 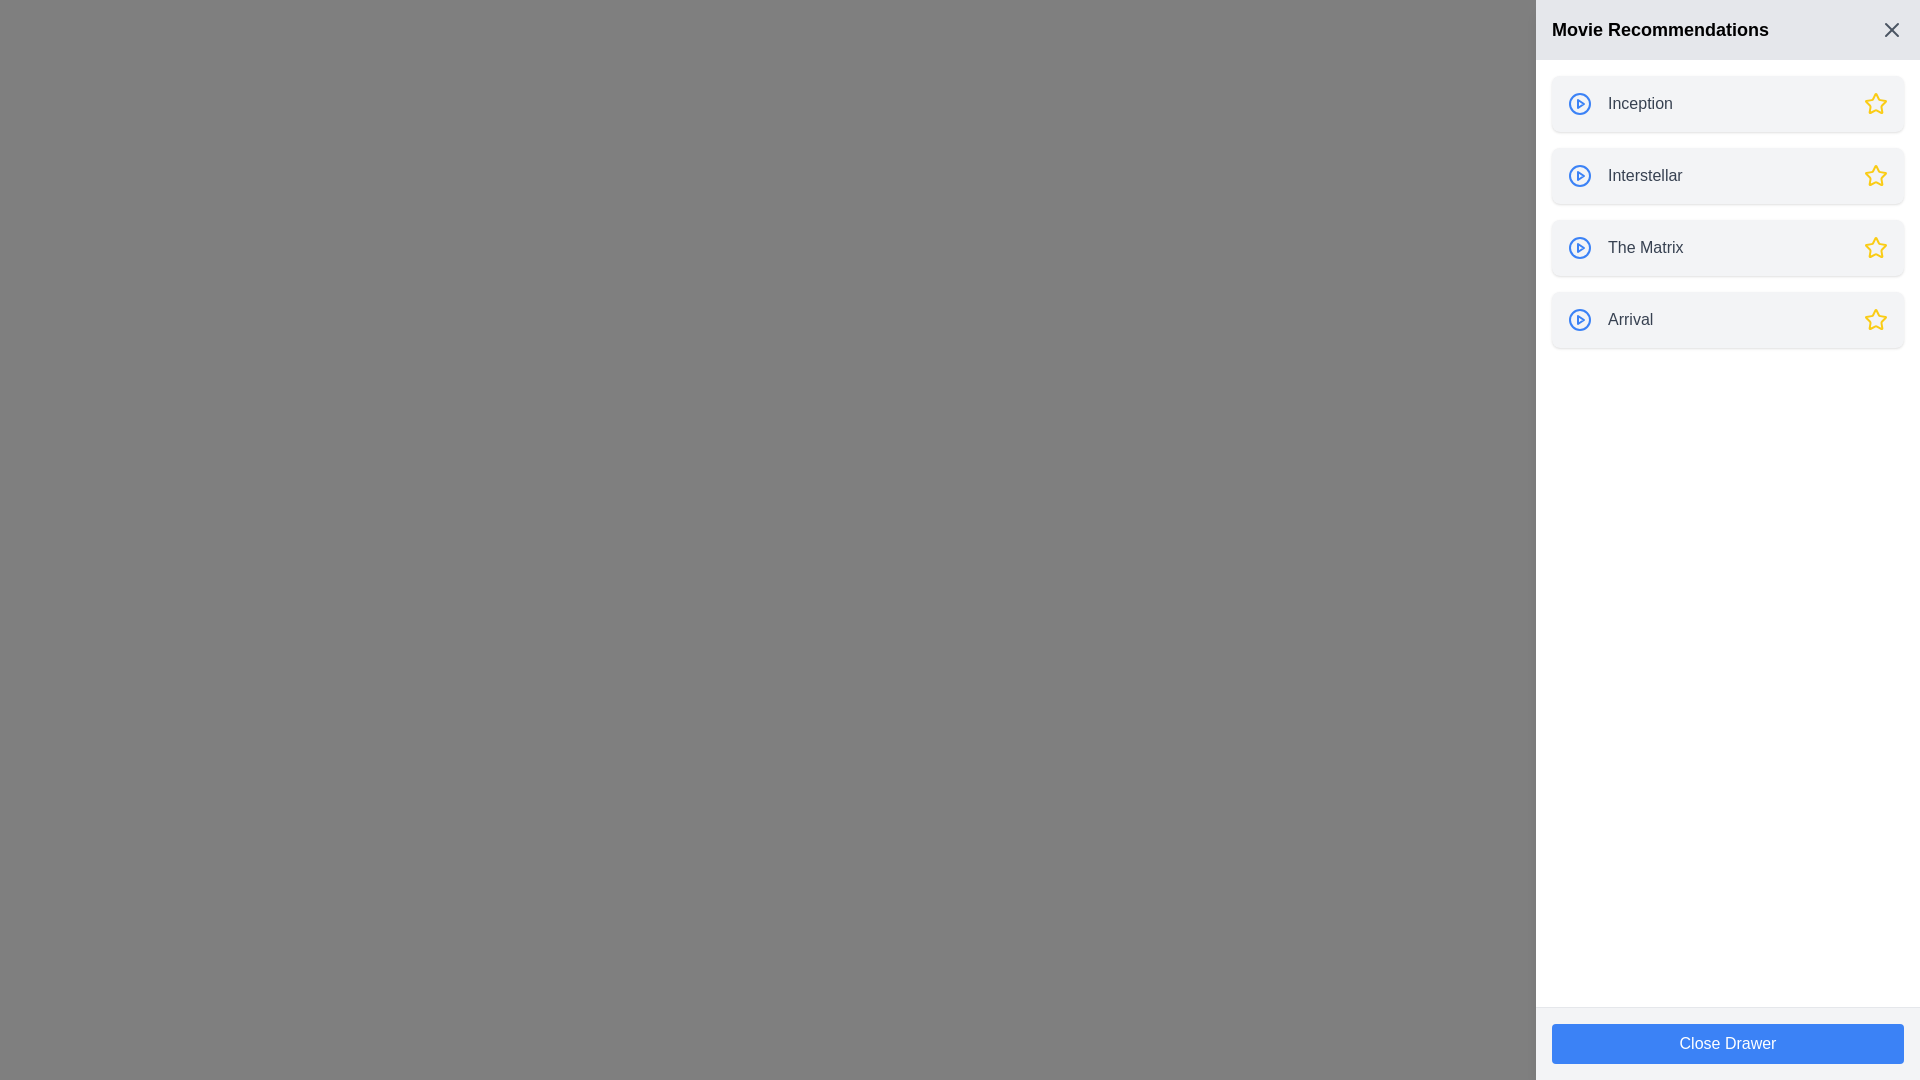 What do you see at coordinates (1625, 175) in the screenshot?
I see `the selectable movie recommendation text located between the play button icon and the star-shaped rating icon, which is the second item in the list of movie recommendations` at bounding box center [1625, 175].